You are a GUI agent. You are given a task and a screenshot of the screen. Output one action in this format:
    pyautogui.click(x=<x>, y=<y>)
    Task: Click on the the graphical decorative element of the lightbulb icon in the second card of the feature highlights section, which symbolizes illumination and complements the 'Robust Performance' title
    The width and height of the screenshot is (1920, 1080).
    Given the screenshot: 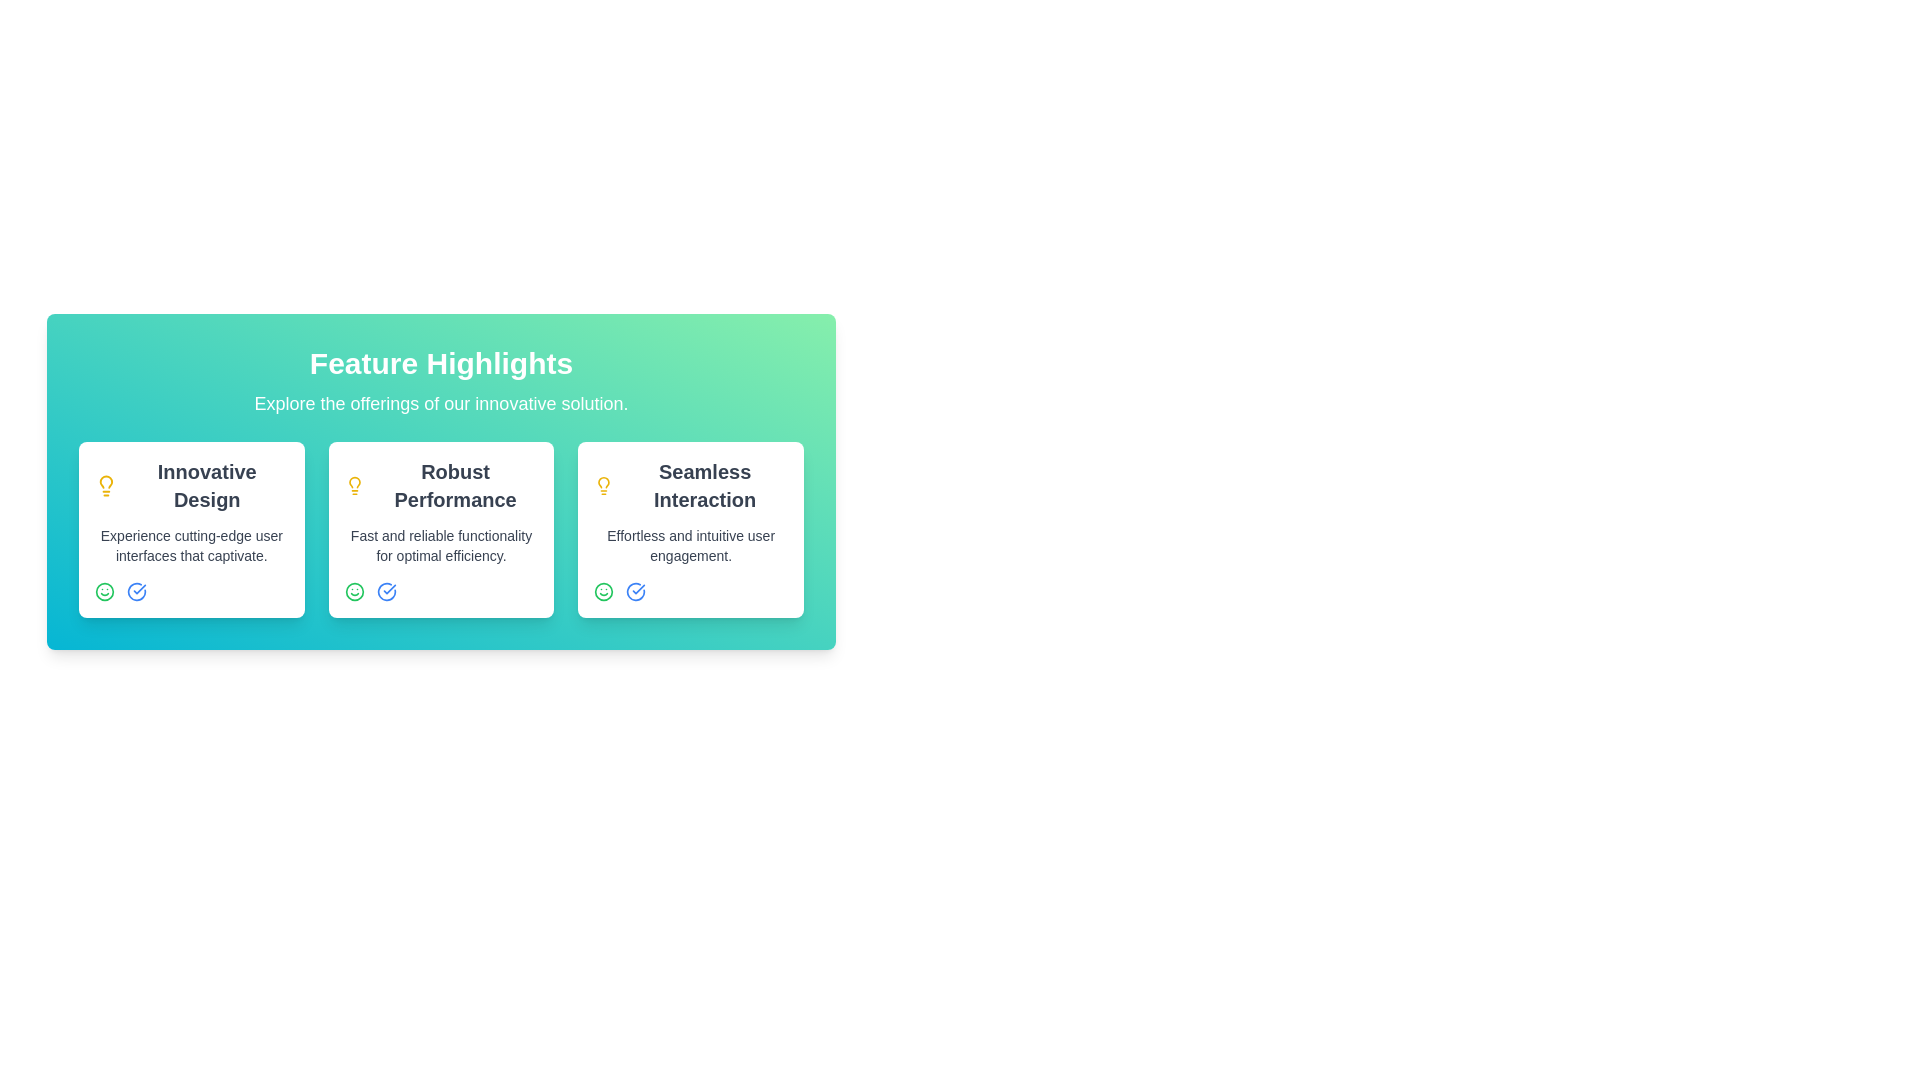 What is the action you would take?
    pyautogui.click(x=354, y=482)
    